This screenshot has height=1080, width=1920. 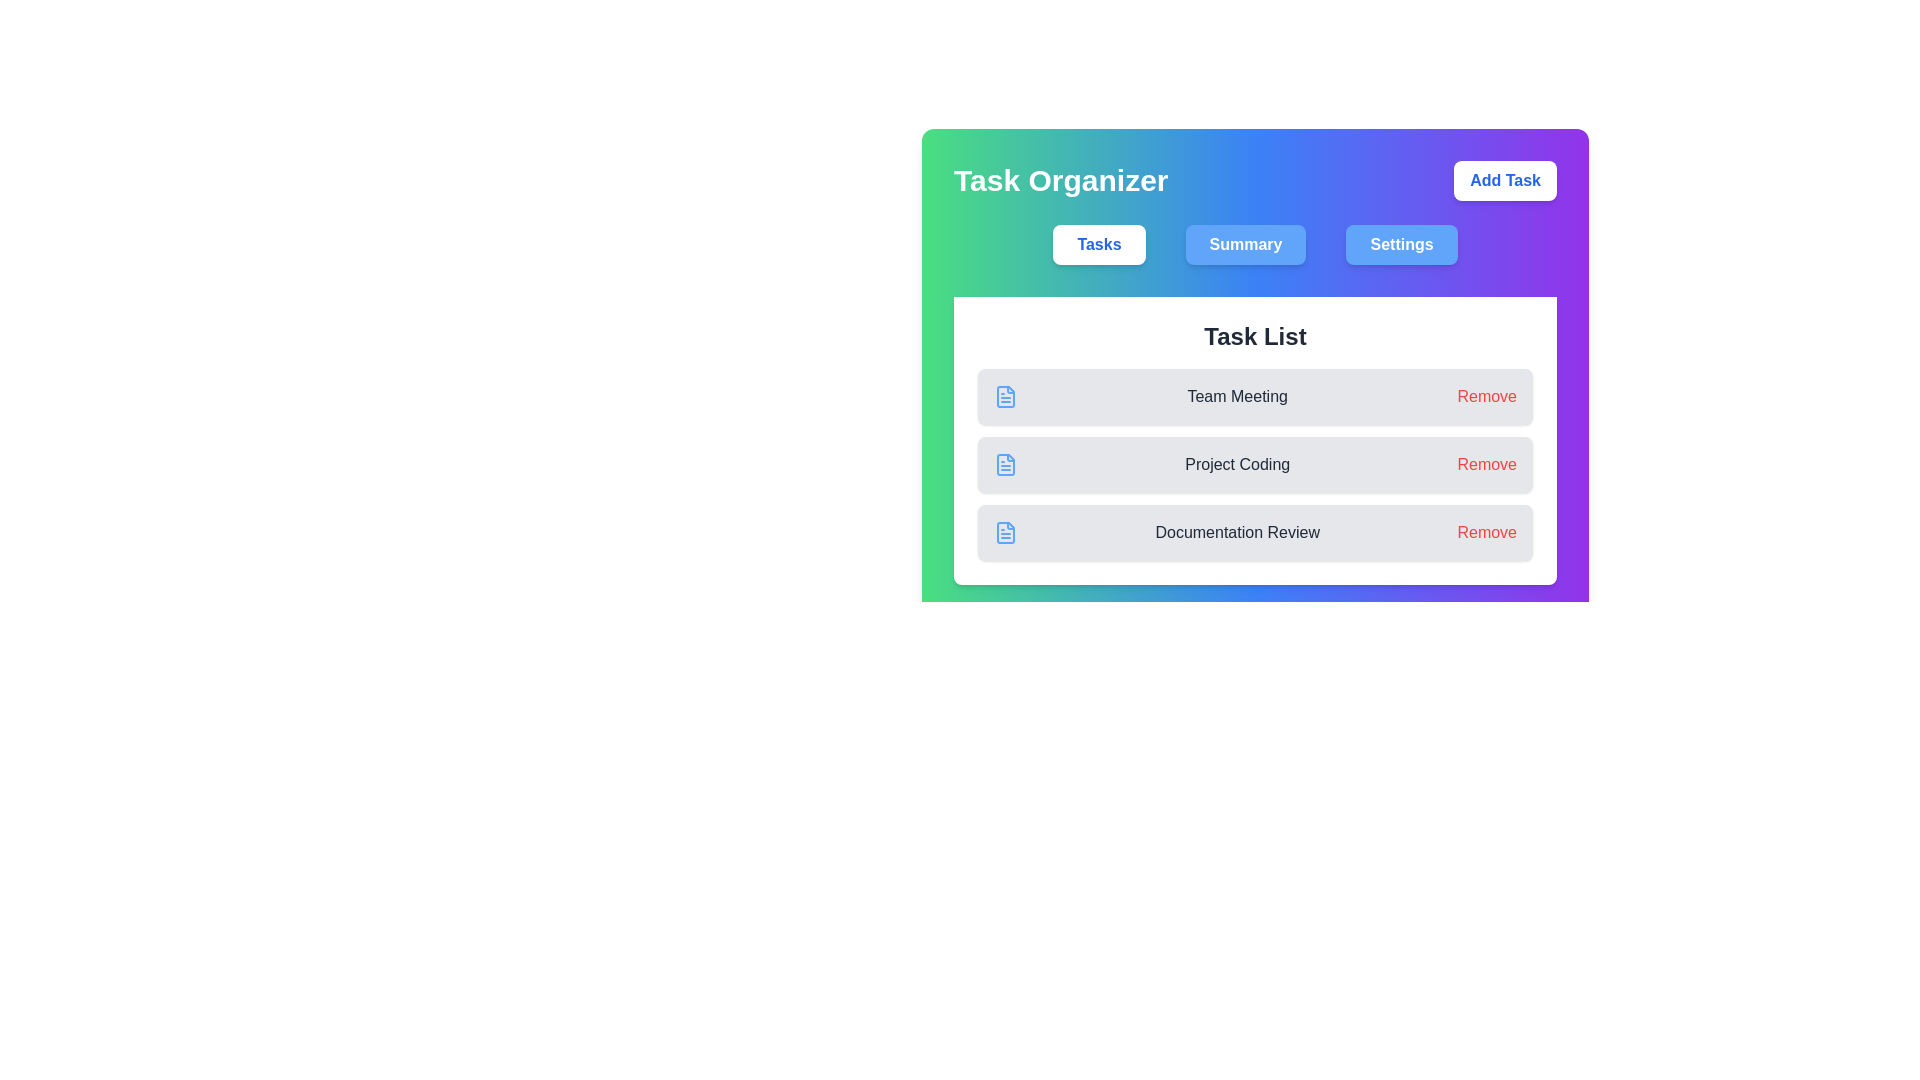 What do you see at coordinates (1487, 397) in the screenshot?
I see `the red 'Remove' textual label located on the right side of the 'Team Meeting' task in the task list to initiate task removal` at bounding box center [1487, 397].